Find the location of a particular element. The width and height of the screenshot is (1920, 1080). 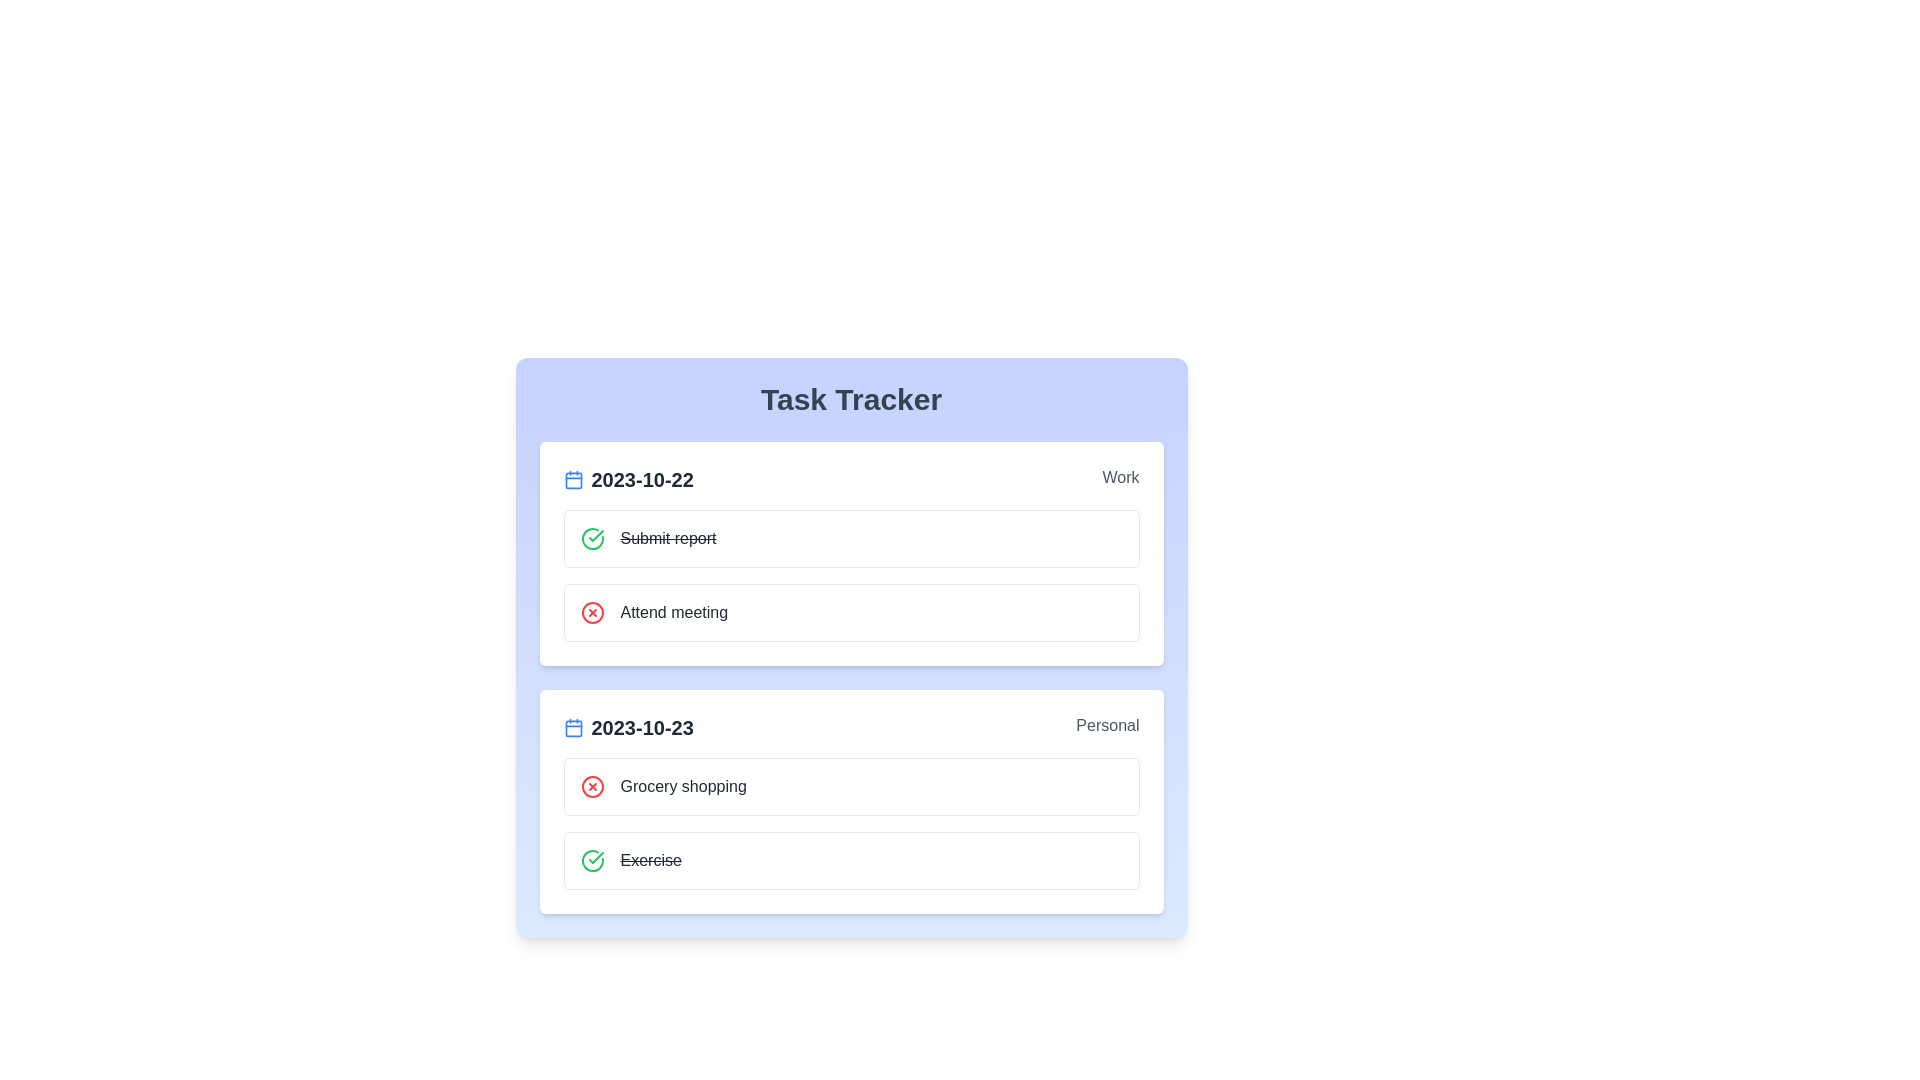

the task Grocery shopping to reveal additional options is located at coordinates (683, 785).